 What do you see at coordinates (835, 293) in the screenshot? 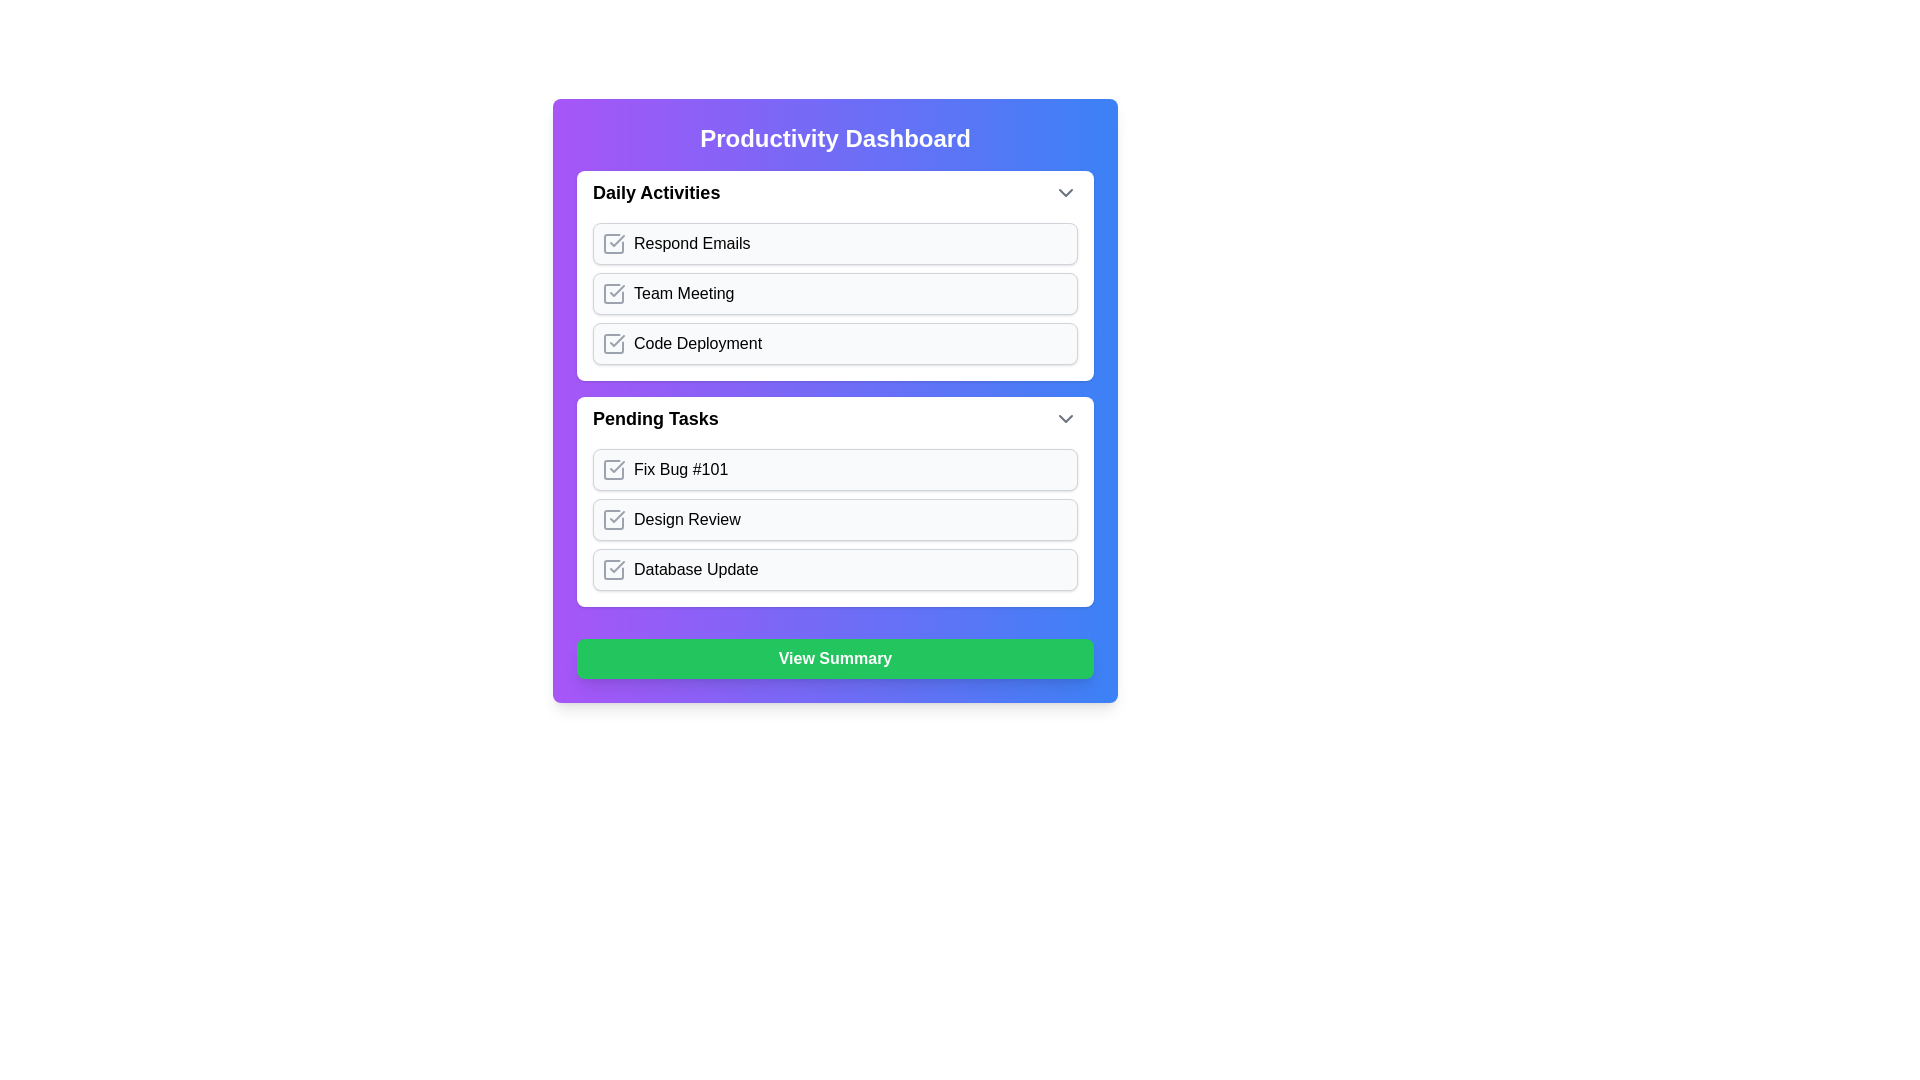
I see `the selectable task item labeled 'Team Meeting'` at bounding box center [835, 293].